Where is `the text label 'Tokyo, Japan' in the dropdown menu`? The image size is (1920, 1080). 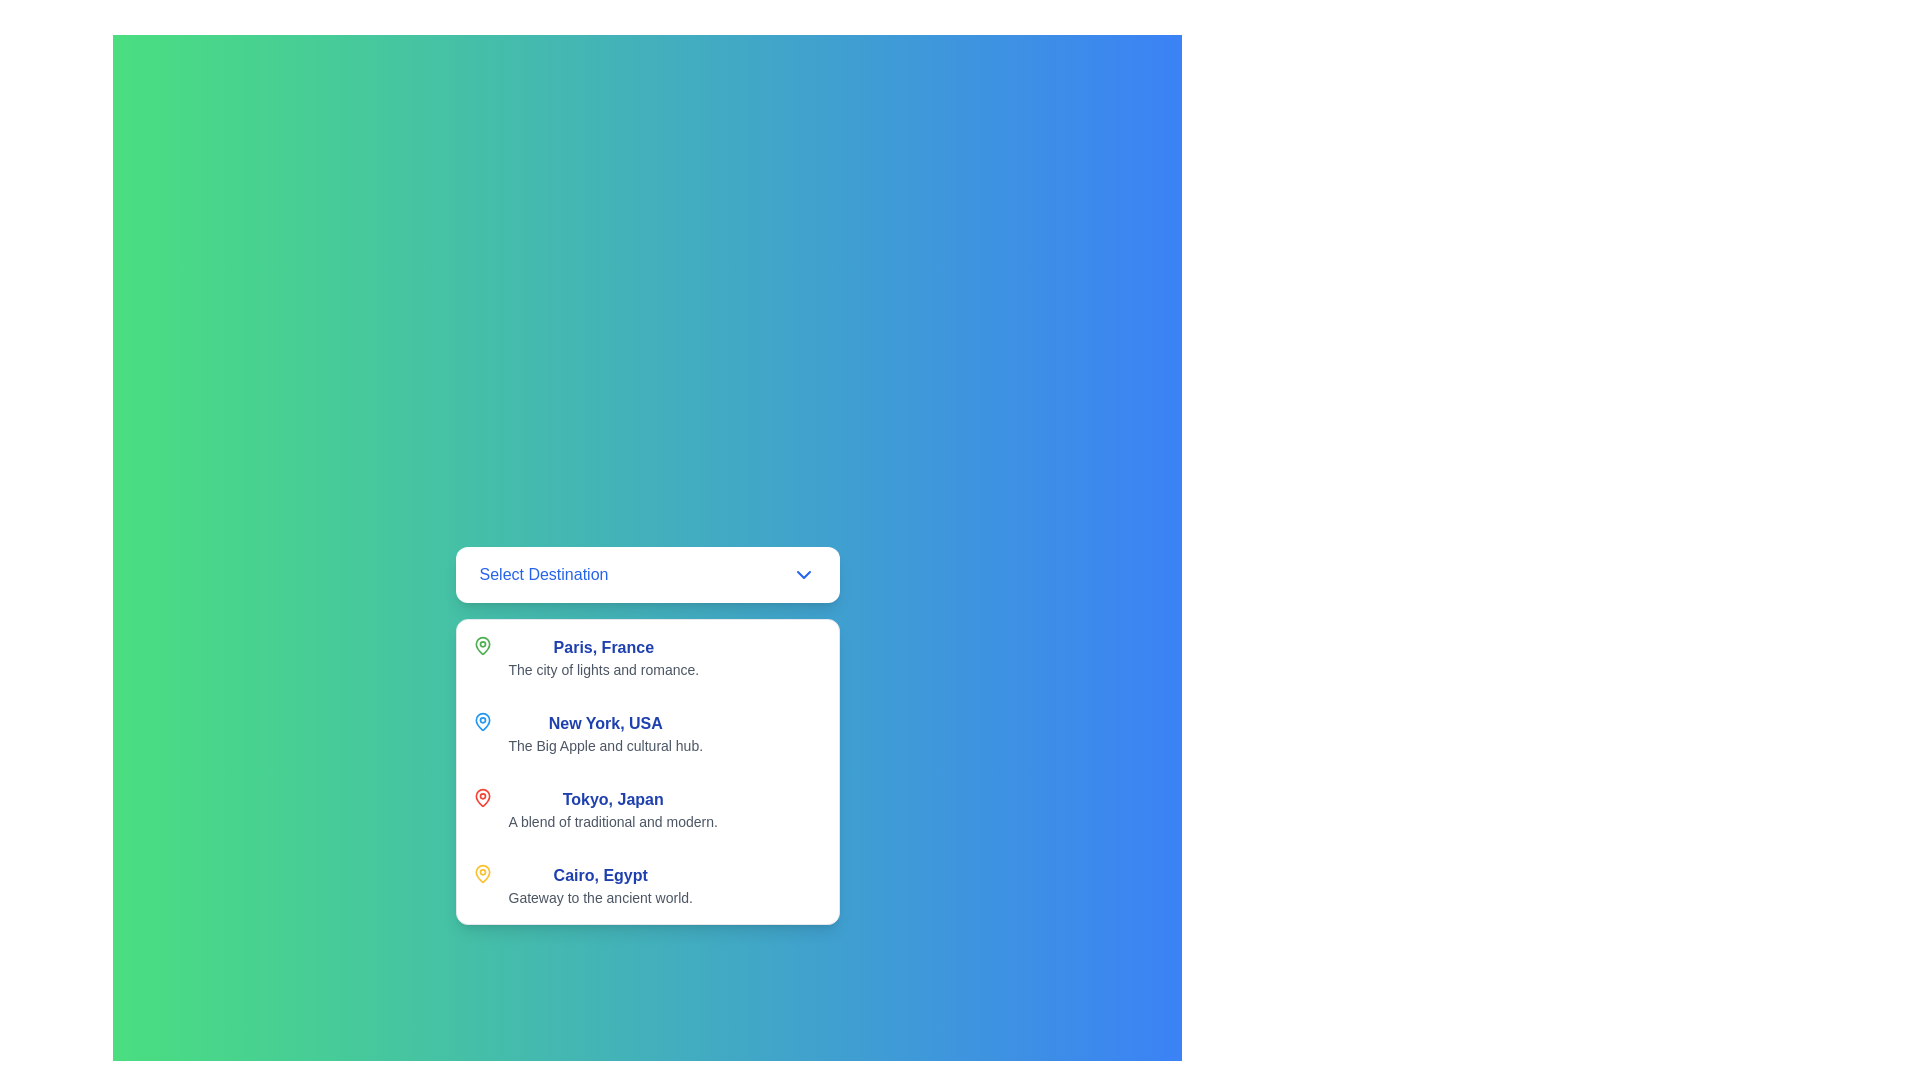
the text label 'Tokyo, Japan' in the dropdown menu is located at coordinates (612, 798).